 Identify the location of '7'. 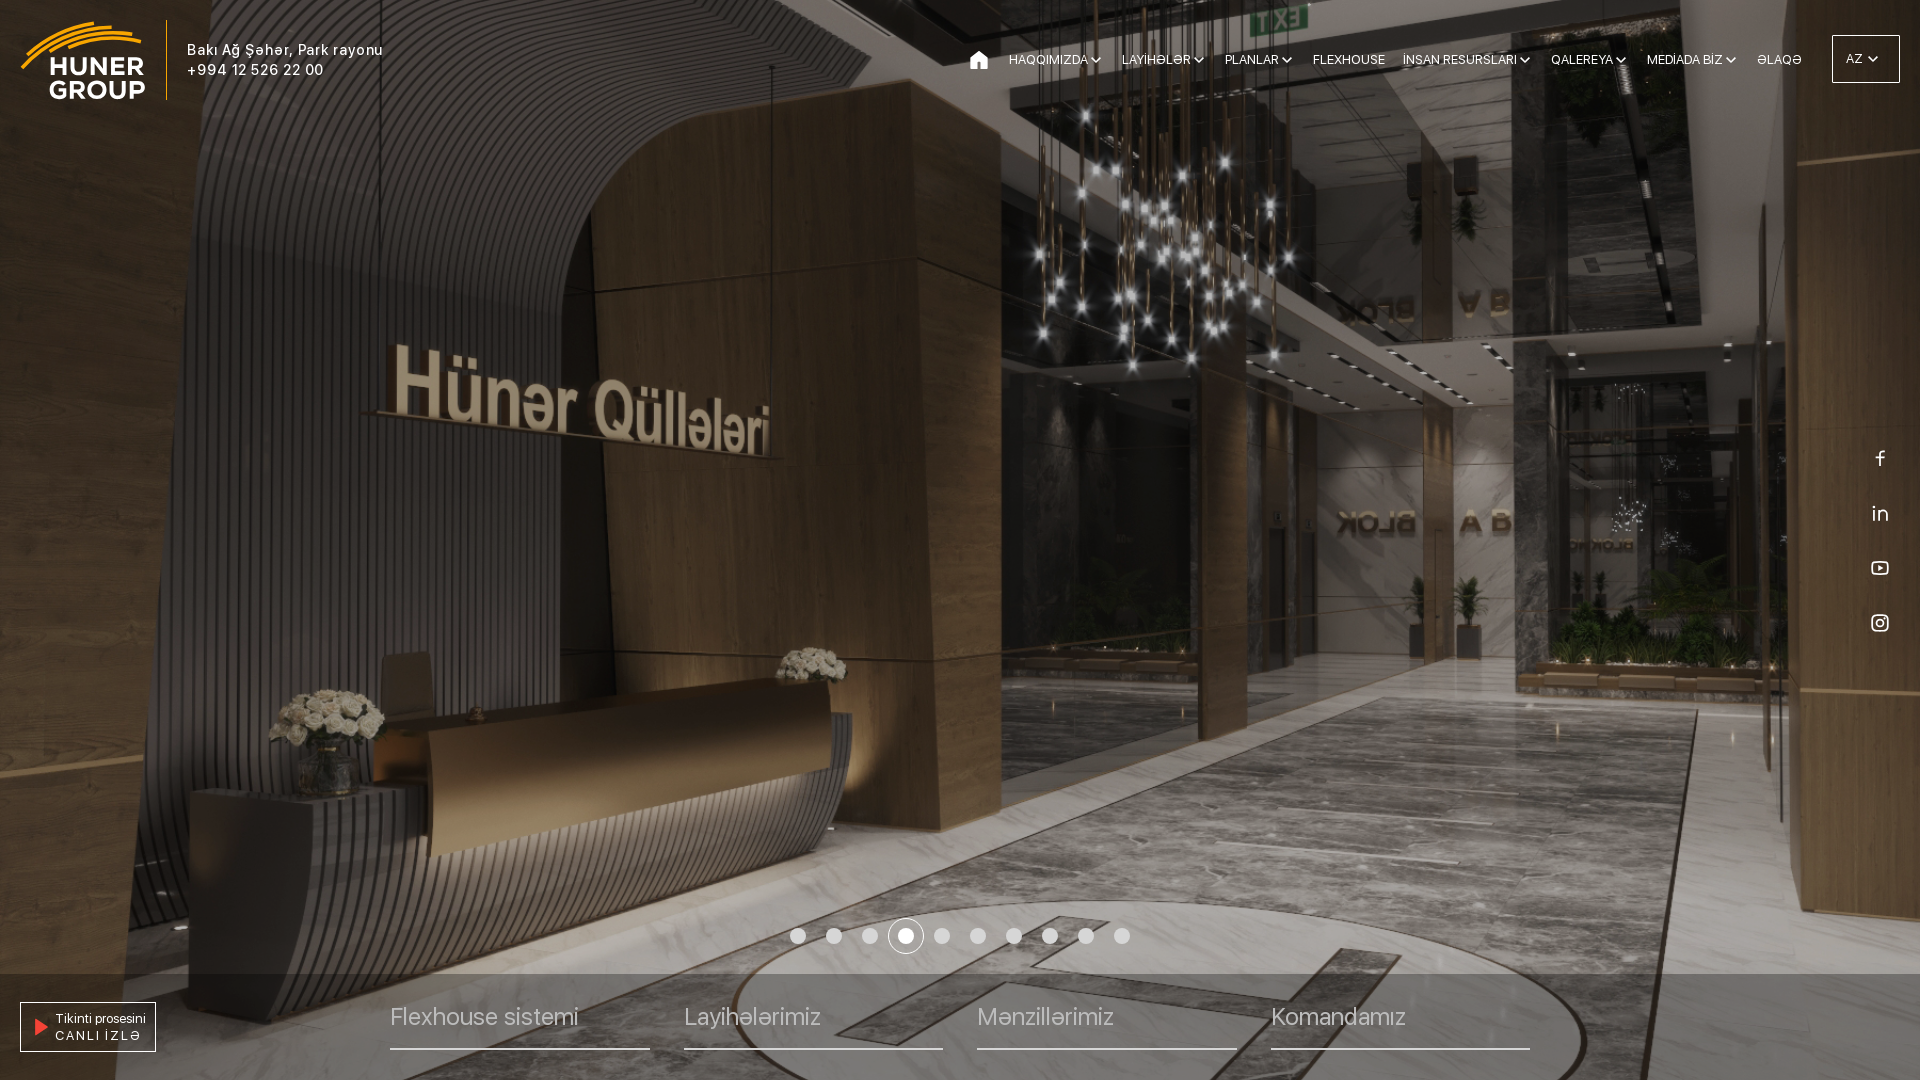
(1013, 936).